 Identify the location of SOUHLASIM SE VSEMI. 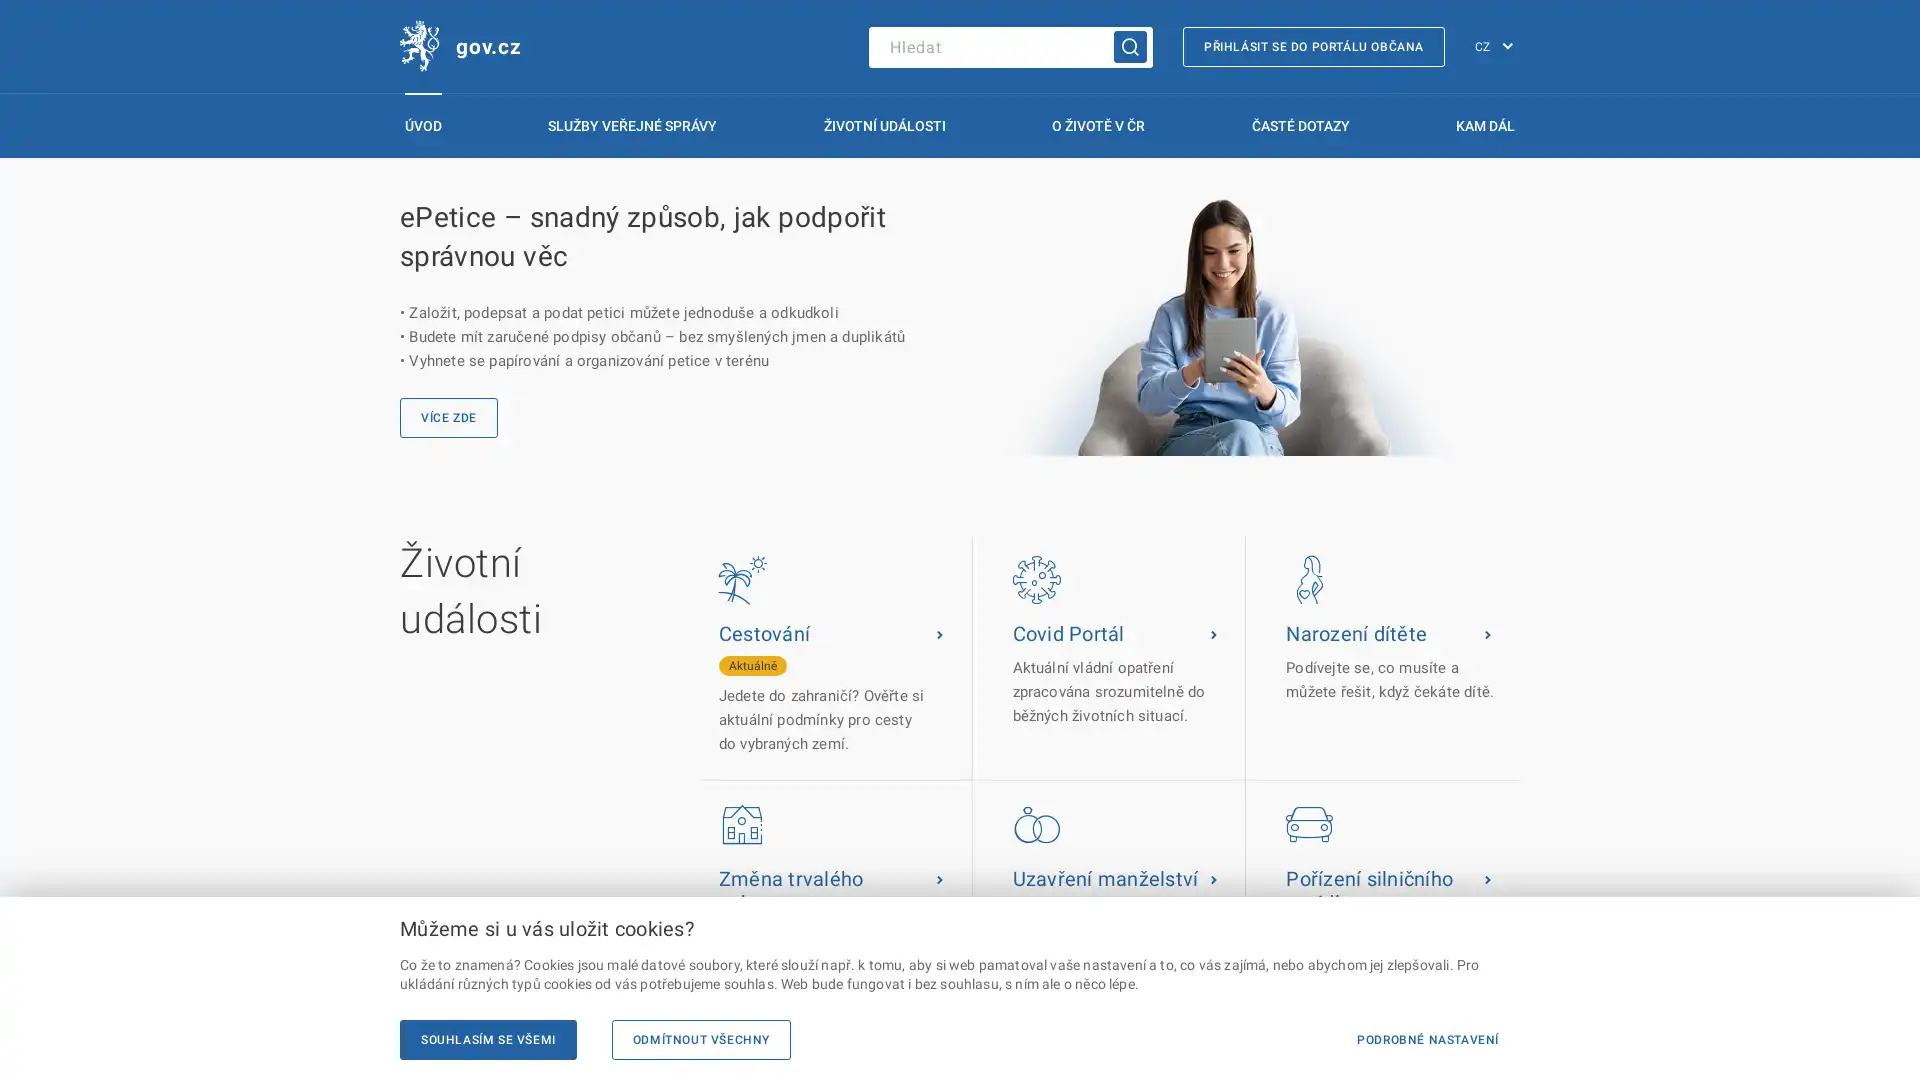
(488, 1039).